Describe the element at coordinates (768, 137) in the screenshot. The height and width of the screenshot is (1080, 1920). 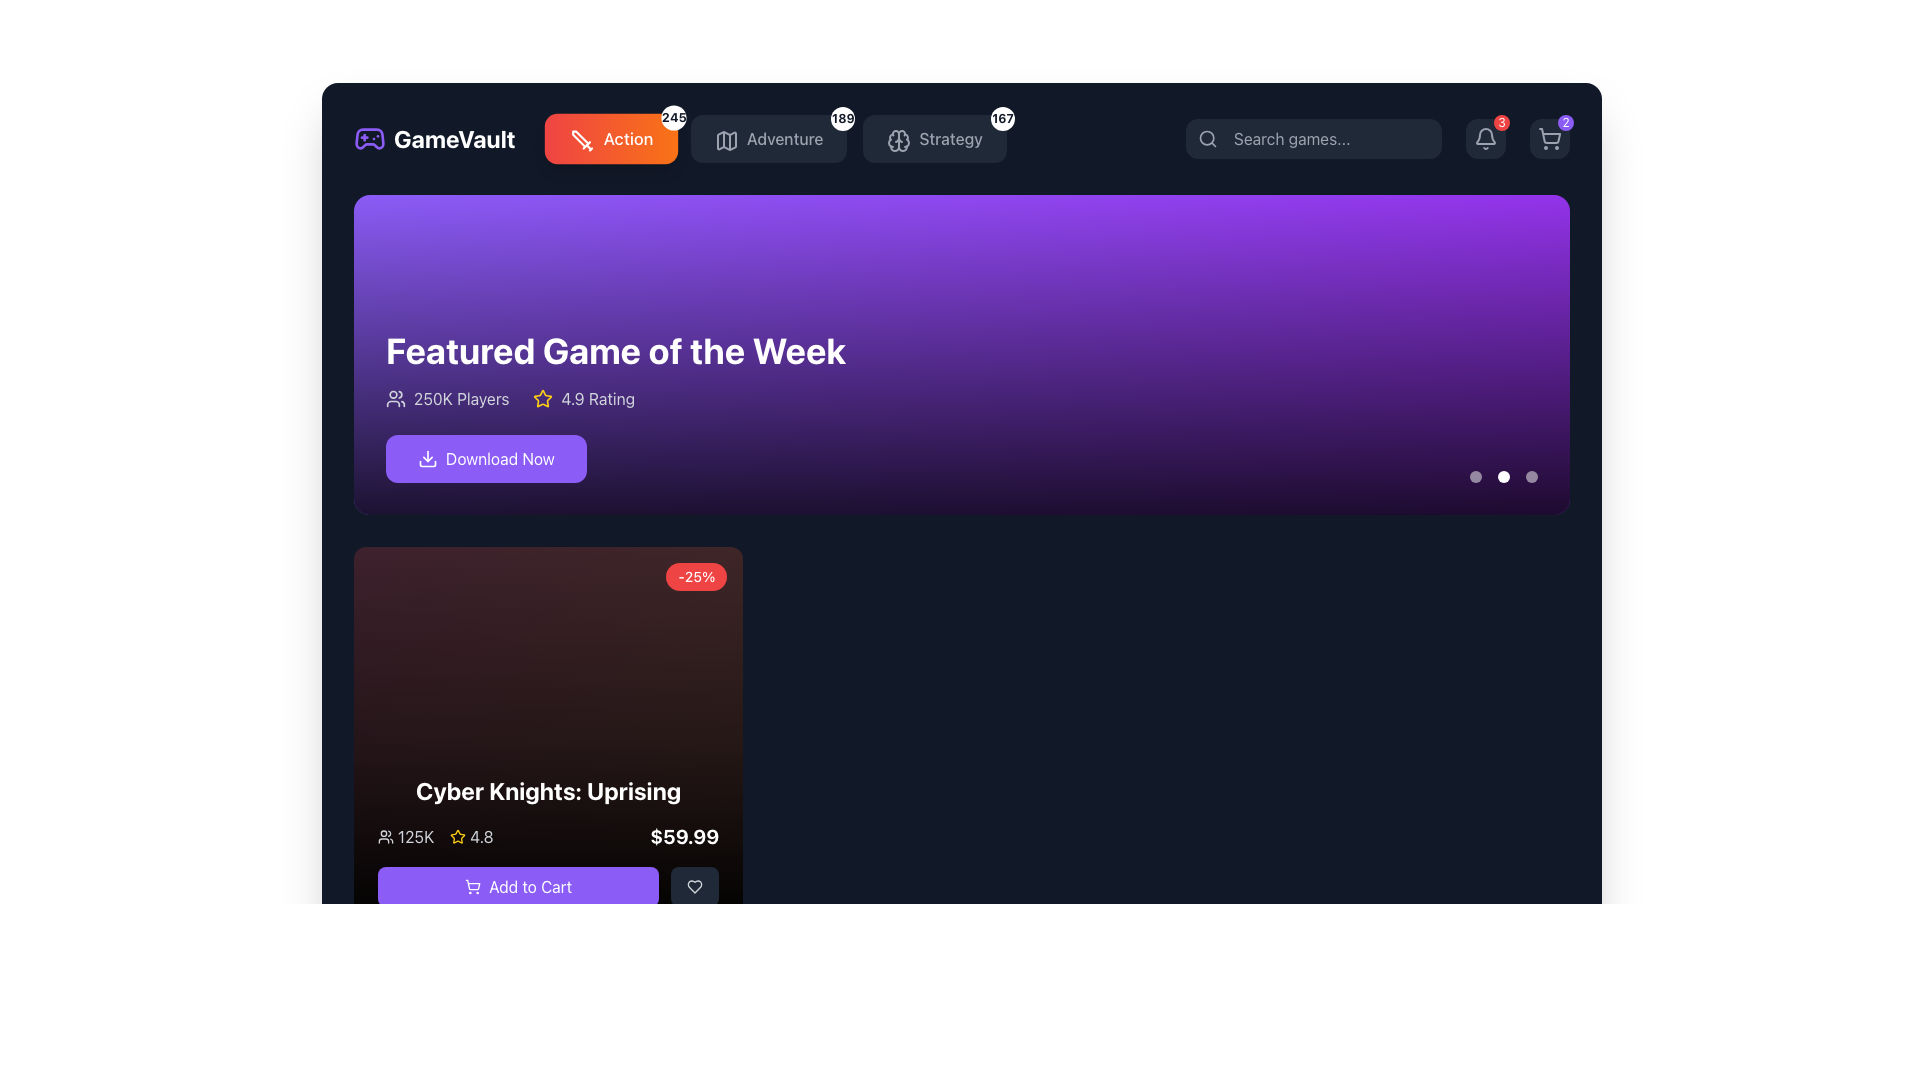
I see `the 'Adventure' button in the navigation bar, which is gray with a map icon and has a badge displaying '189'` at that location.